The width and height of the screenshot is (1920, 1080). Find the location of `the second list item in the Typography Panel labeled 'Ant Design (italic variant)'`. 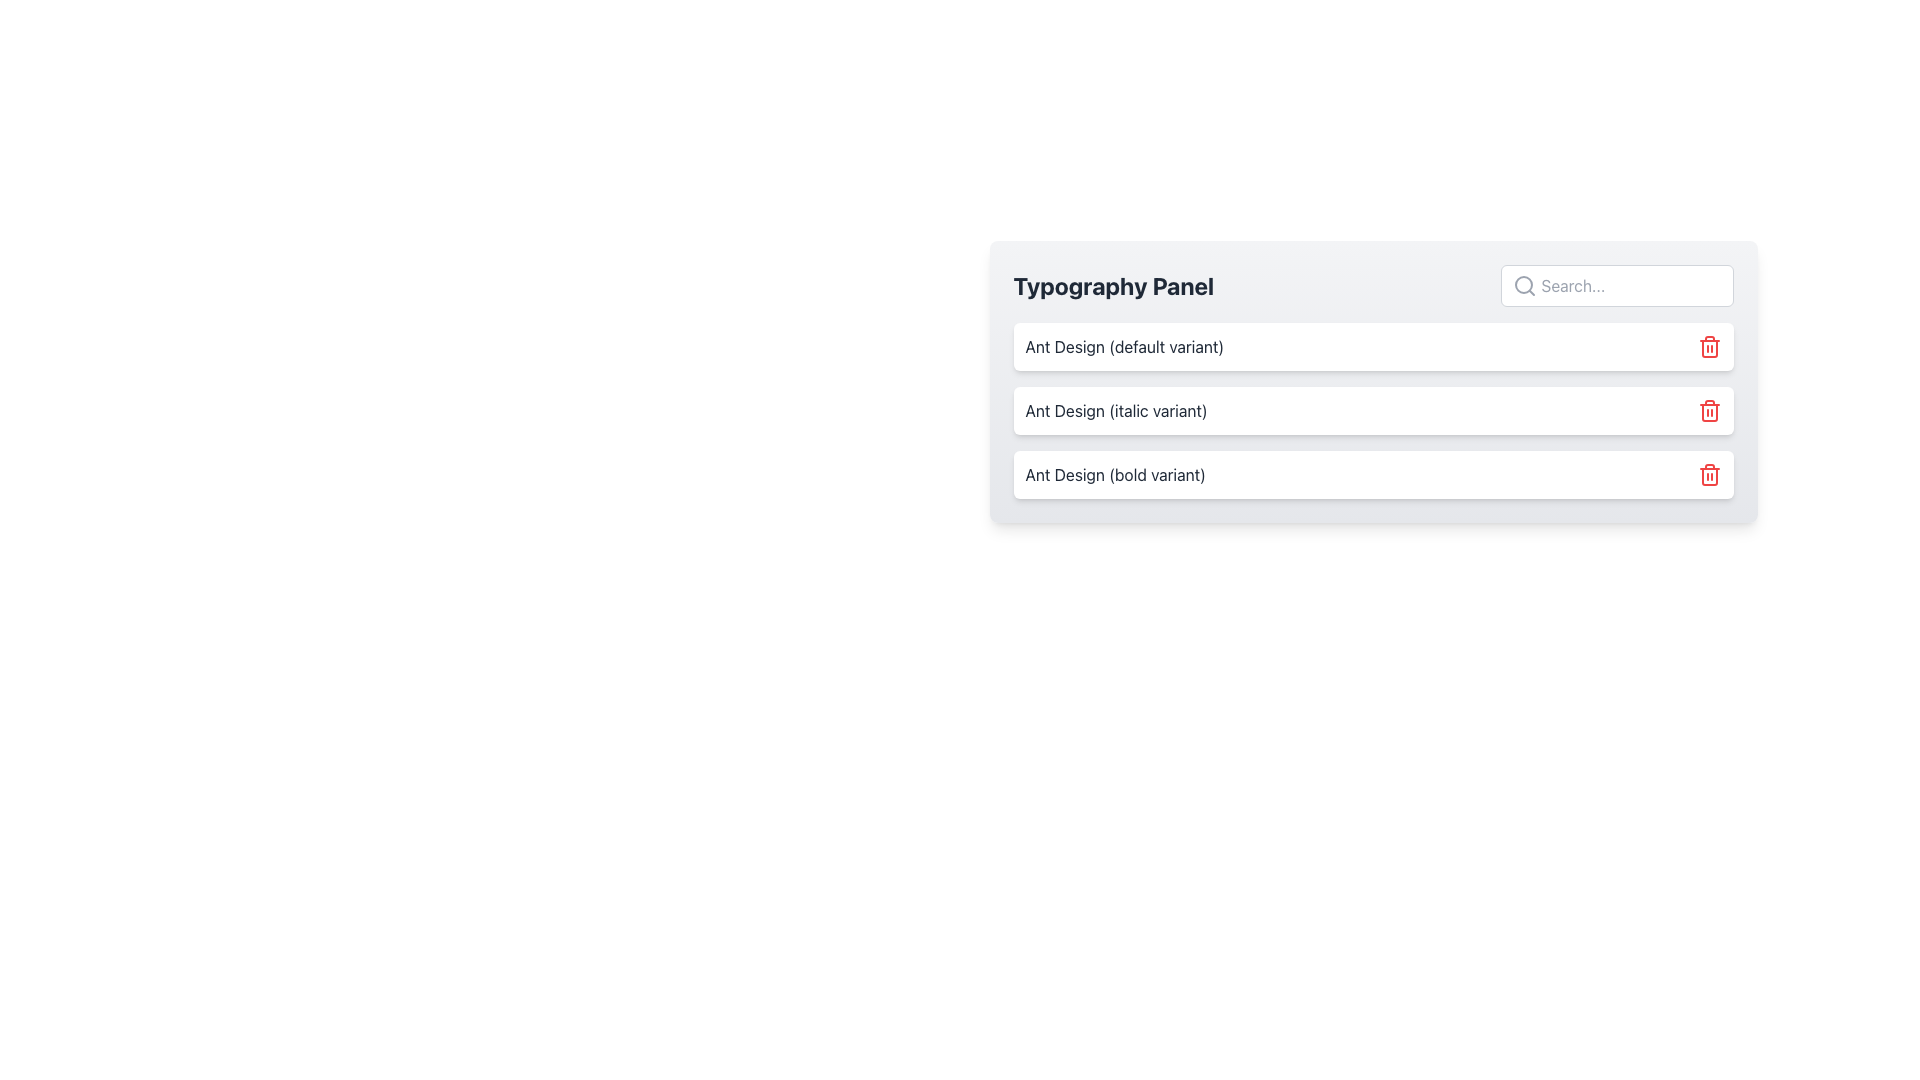

the second list item in the Typography Panel labeled 'Ant Design (italic variant)' is located at coordinates (1372, 415).